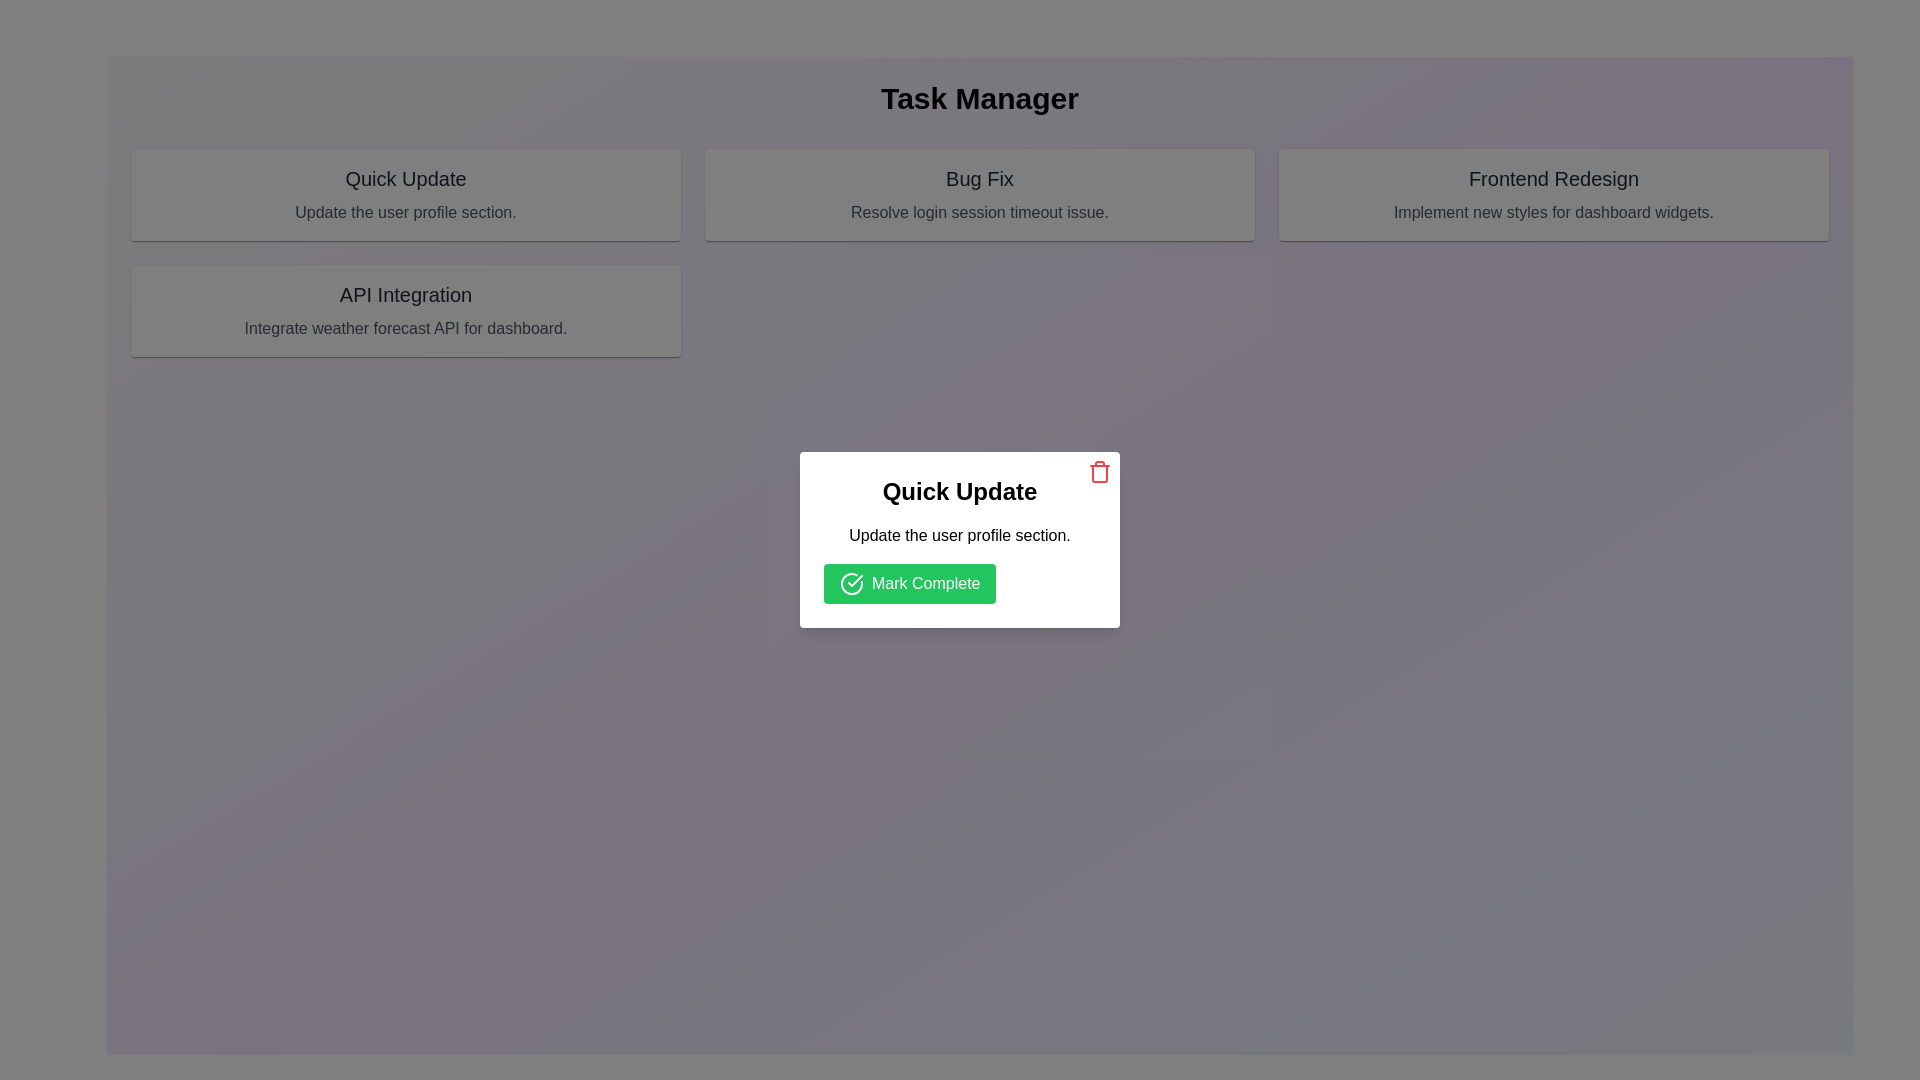 The height and width of the screenshot is (1080, 1920). Describe the element at coordinates (855, 581) in the screenshot. I see `the decorative or informational icon indicating successful completion, located directly above the green 'Mark Complete' button in the centered modal` at that location.